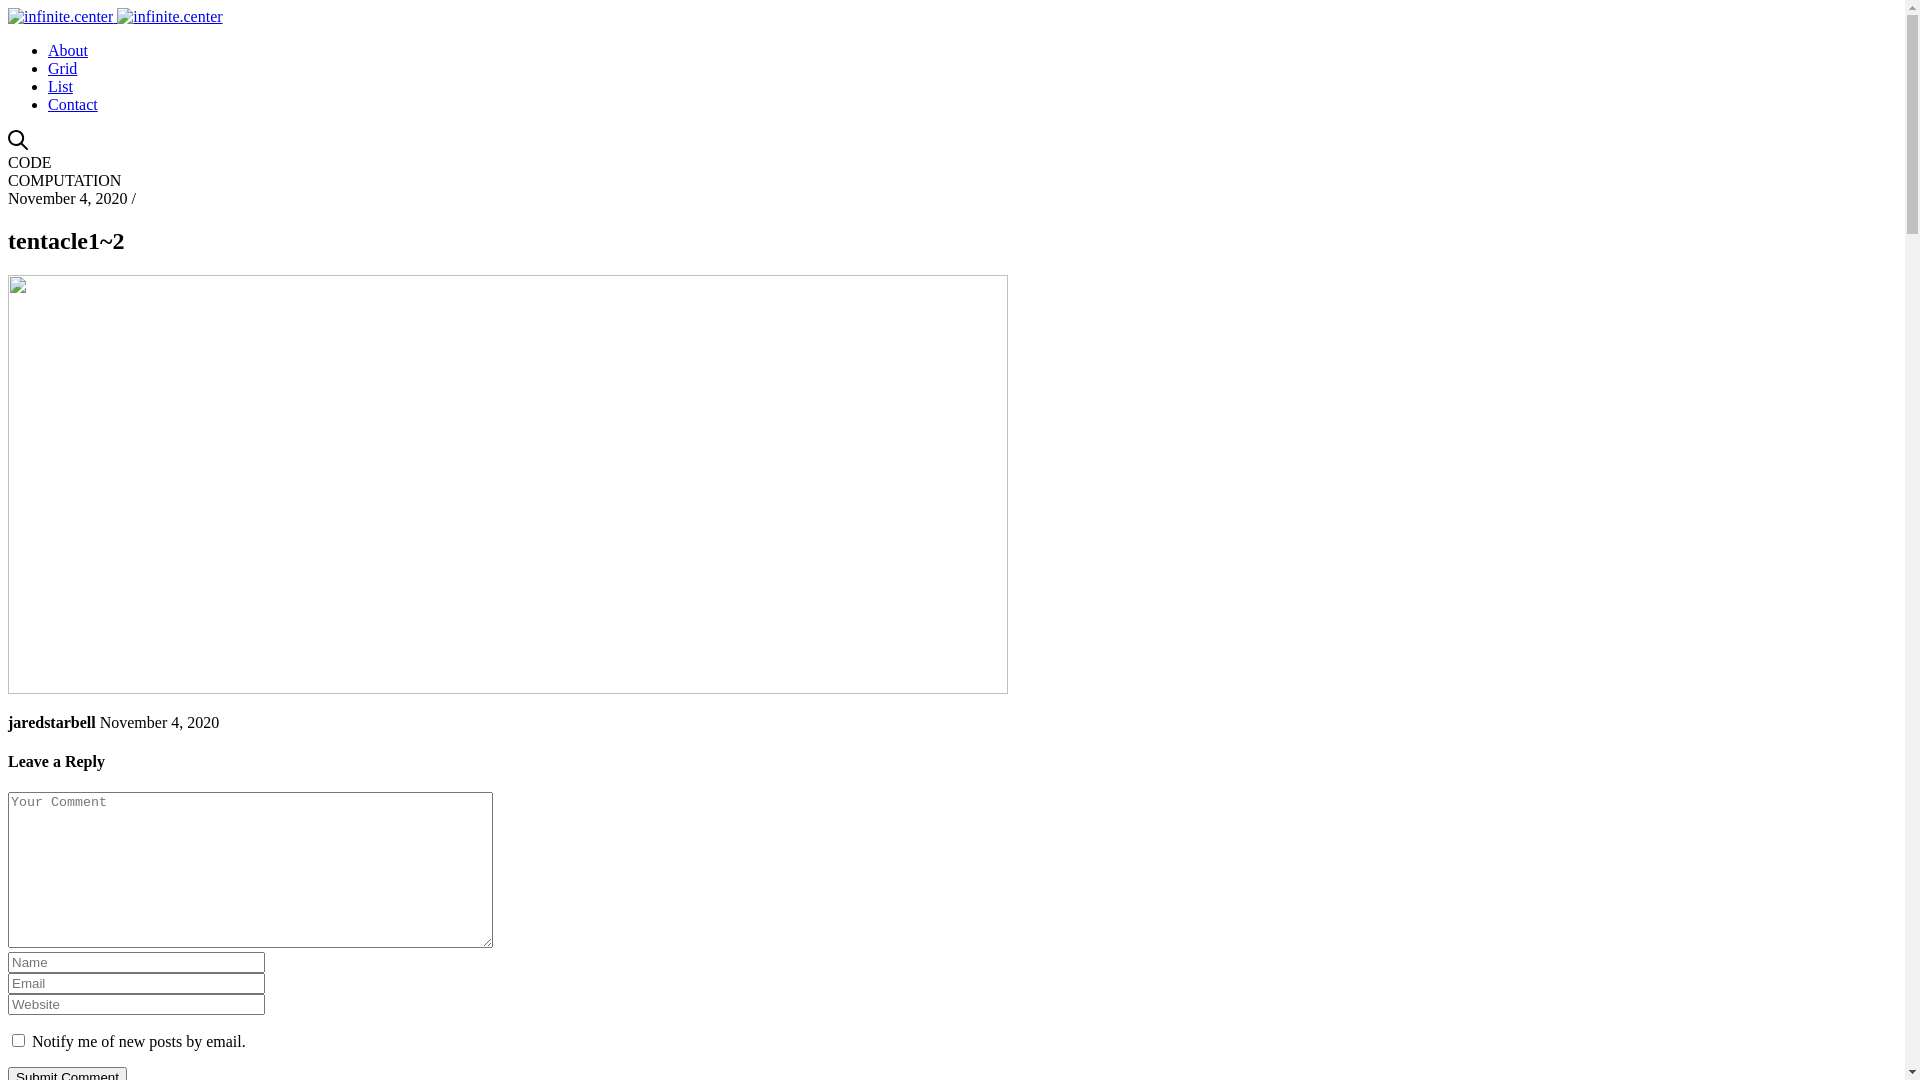 The image size is (1920, 1080). I want to click on 'Grid', so click(48, 67).